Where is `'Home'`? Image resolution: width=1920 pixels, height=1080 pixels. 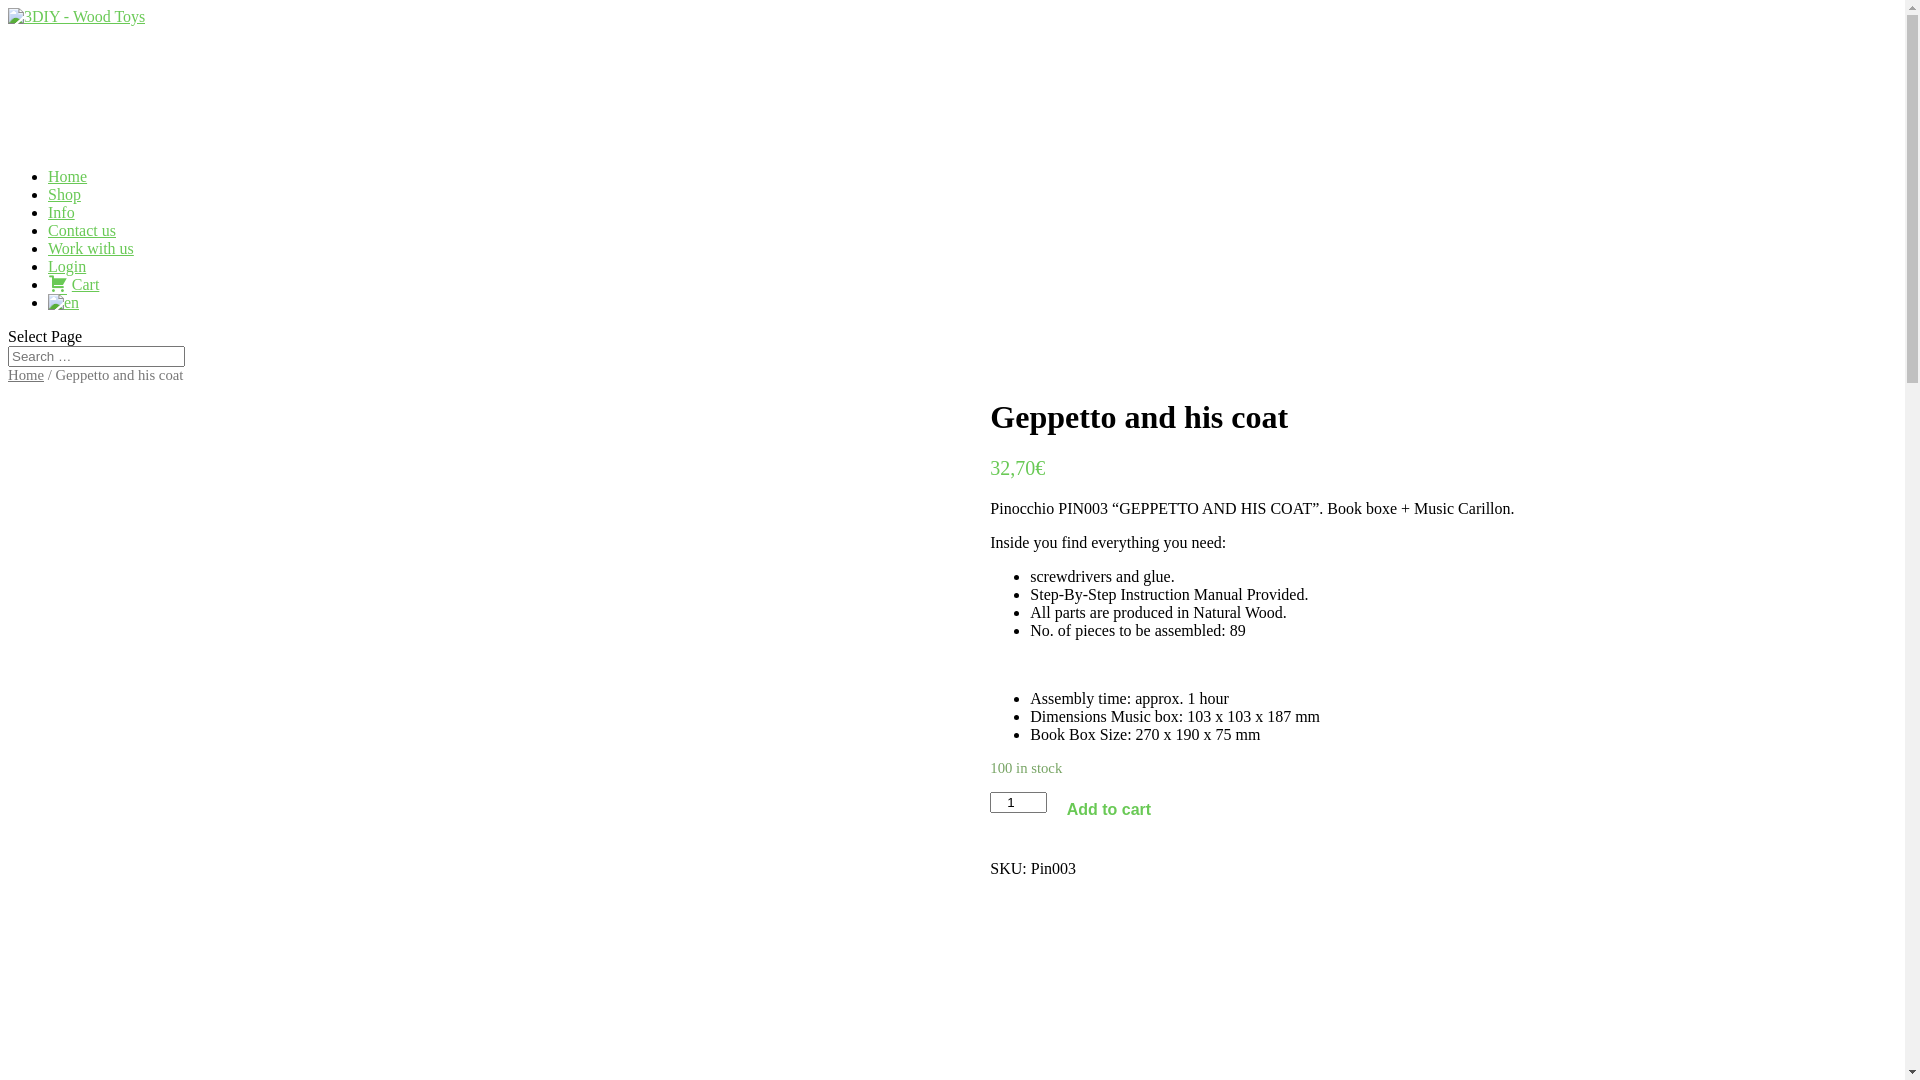
'Home' is located at coordinates (67, 189).